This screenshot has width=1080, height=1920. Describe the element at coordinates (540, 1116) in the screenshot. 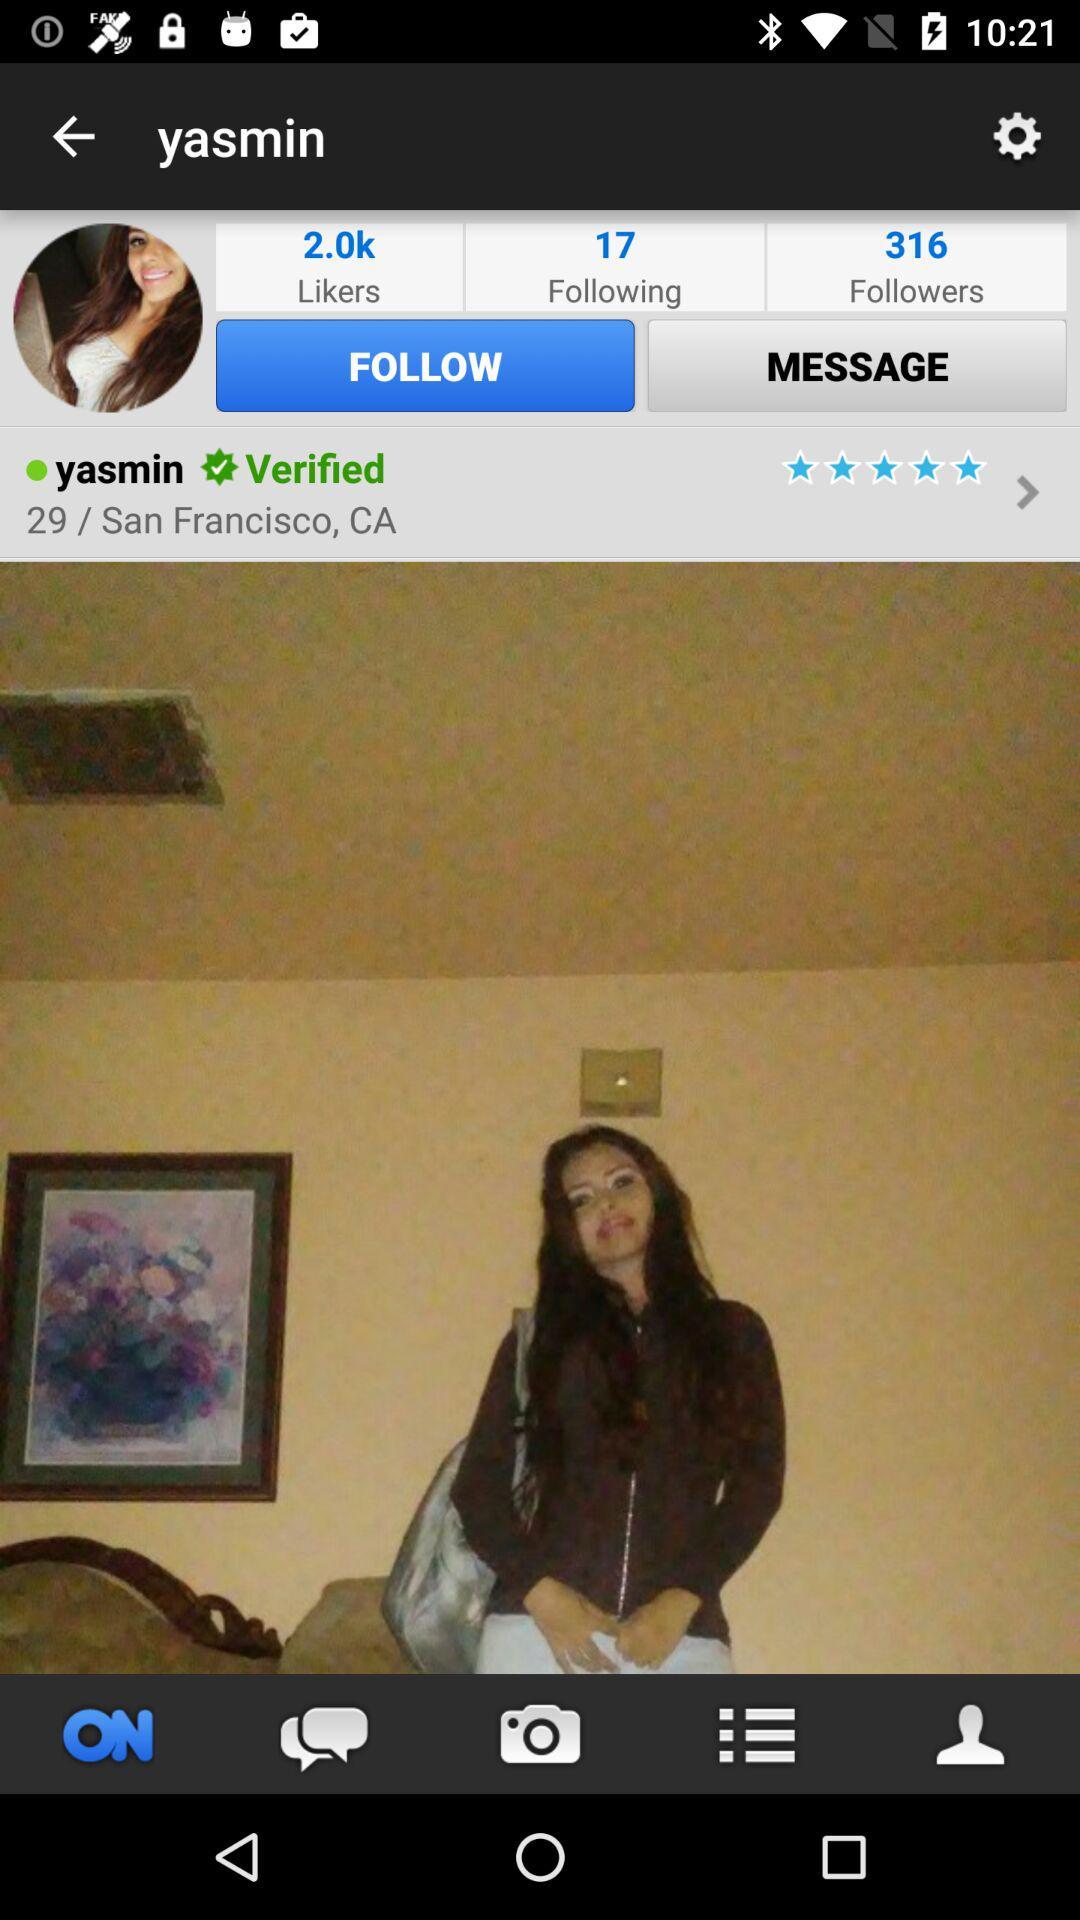

I see `person` at that location.